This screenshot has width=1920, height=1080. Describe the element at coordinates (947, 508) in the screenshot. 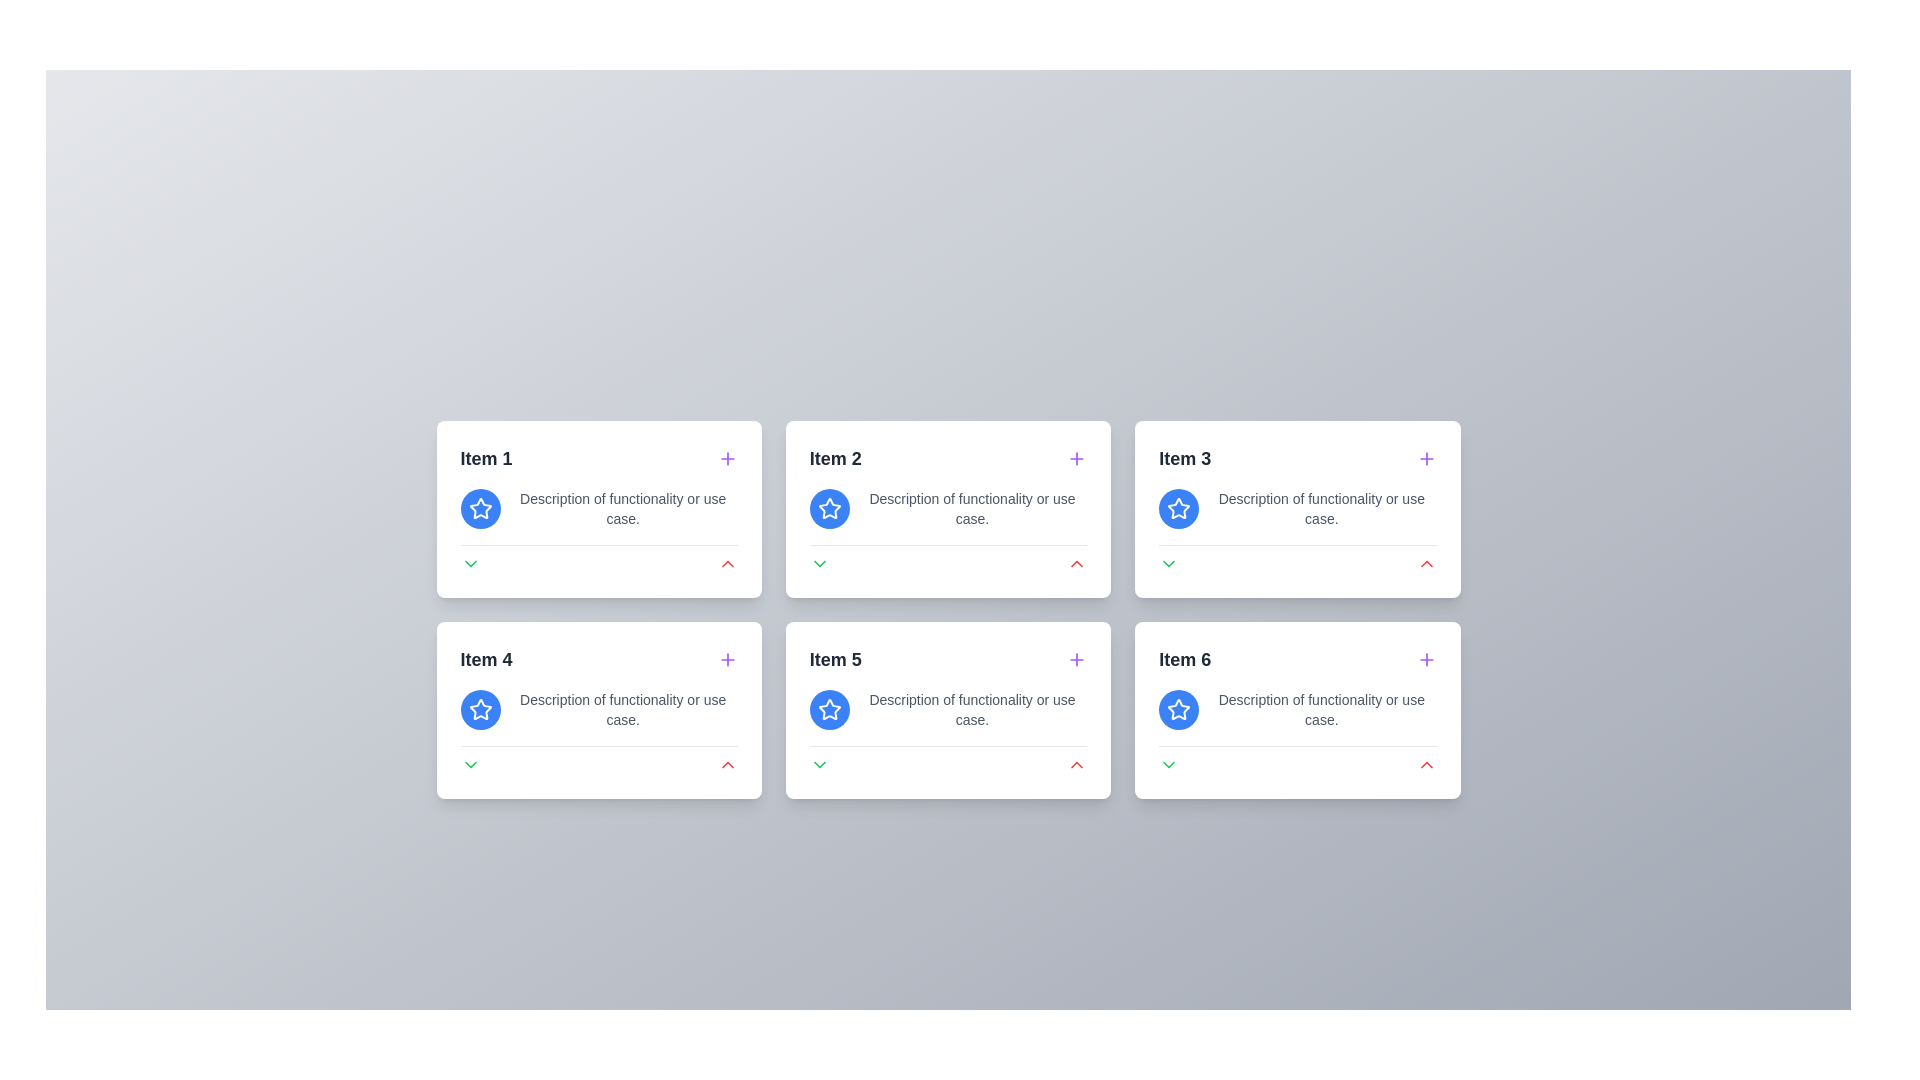

I see `text label that describes the functionality or use case, which is styled with medium gray font and is located beside a circular blue icon with a white star in the card labeled 'Item 2'` at that location.